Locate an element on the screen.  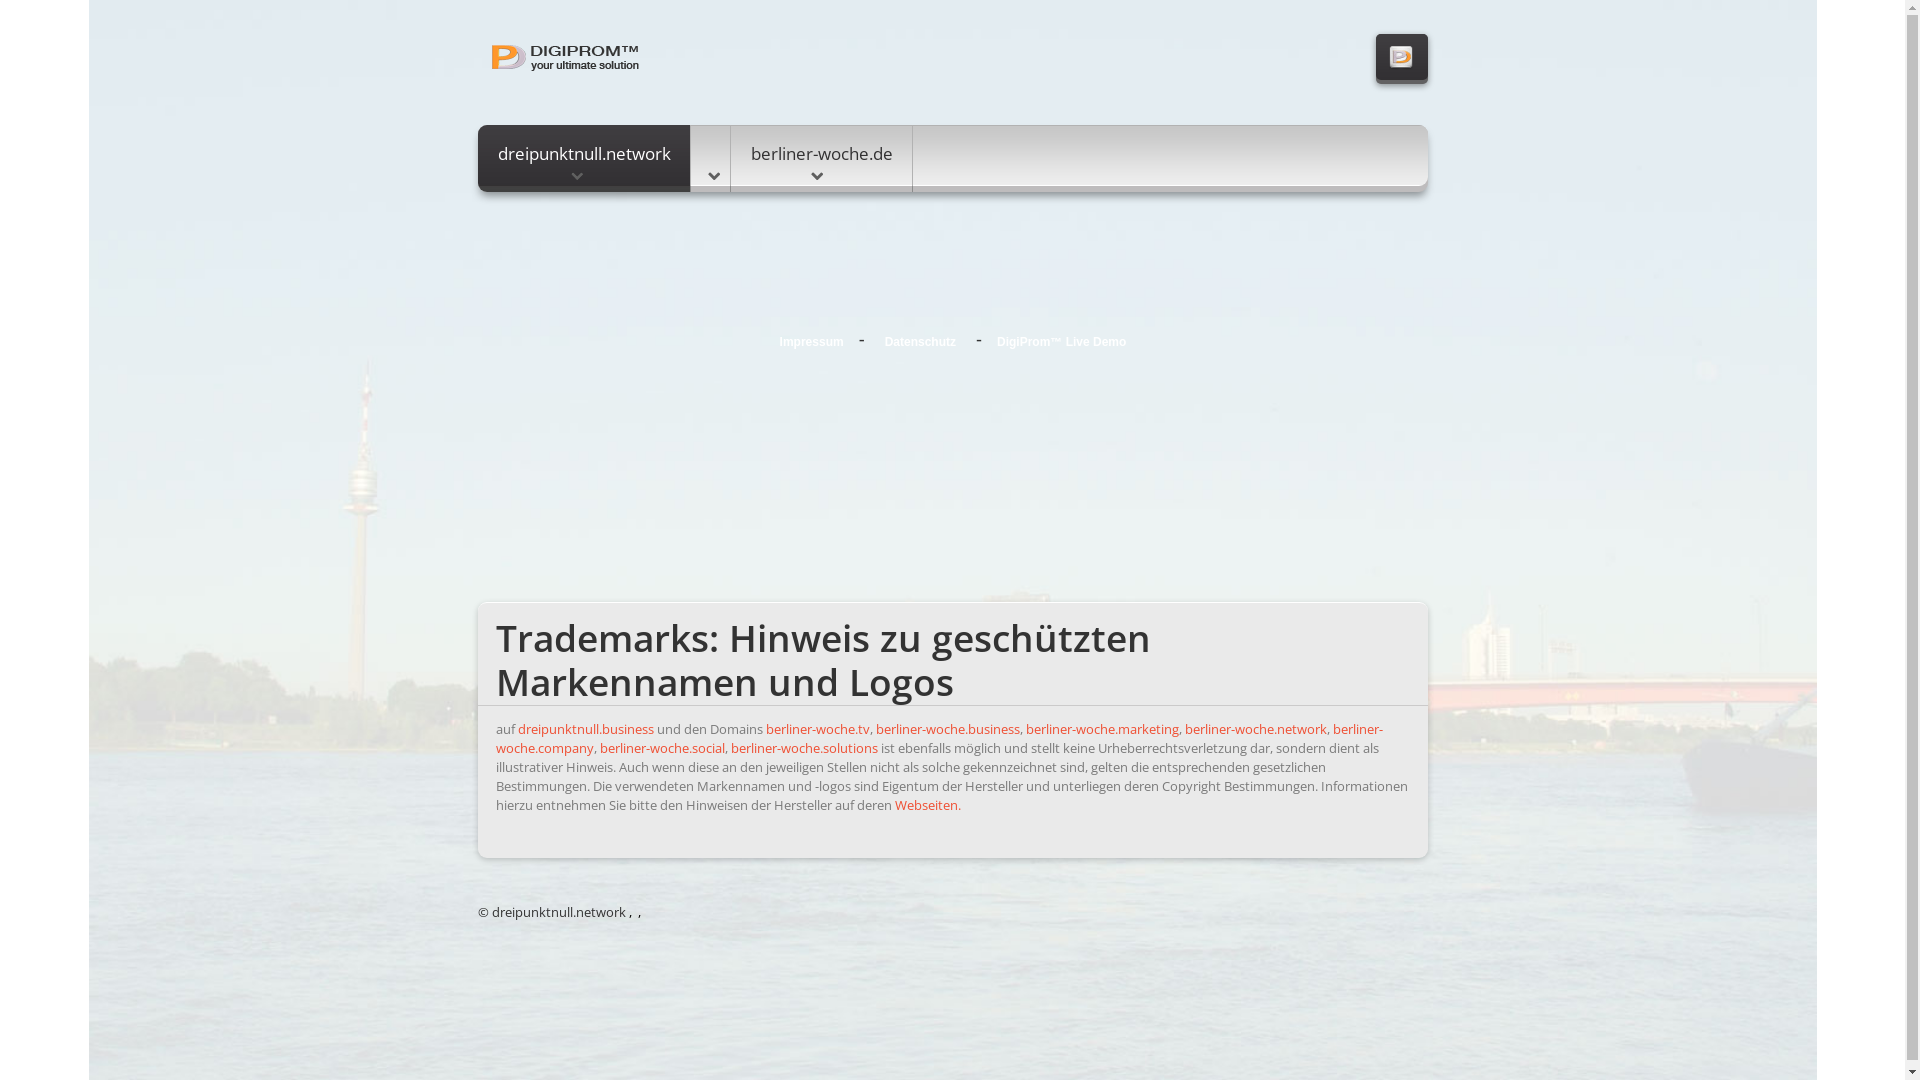
'berliner-woche.de' is located at coordinates (728, 157).